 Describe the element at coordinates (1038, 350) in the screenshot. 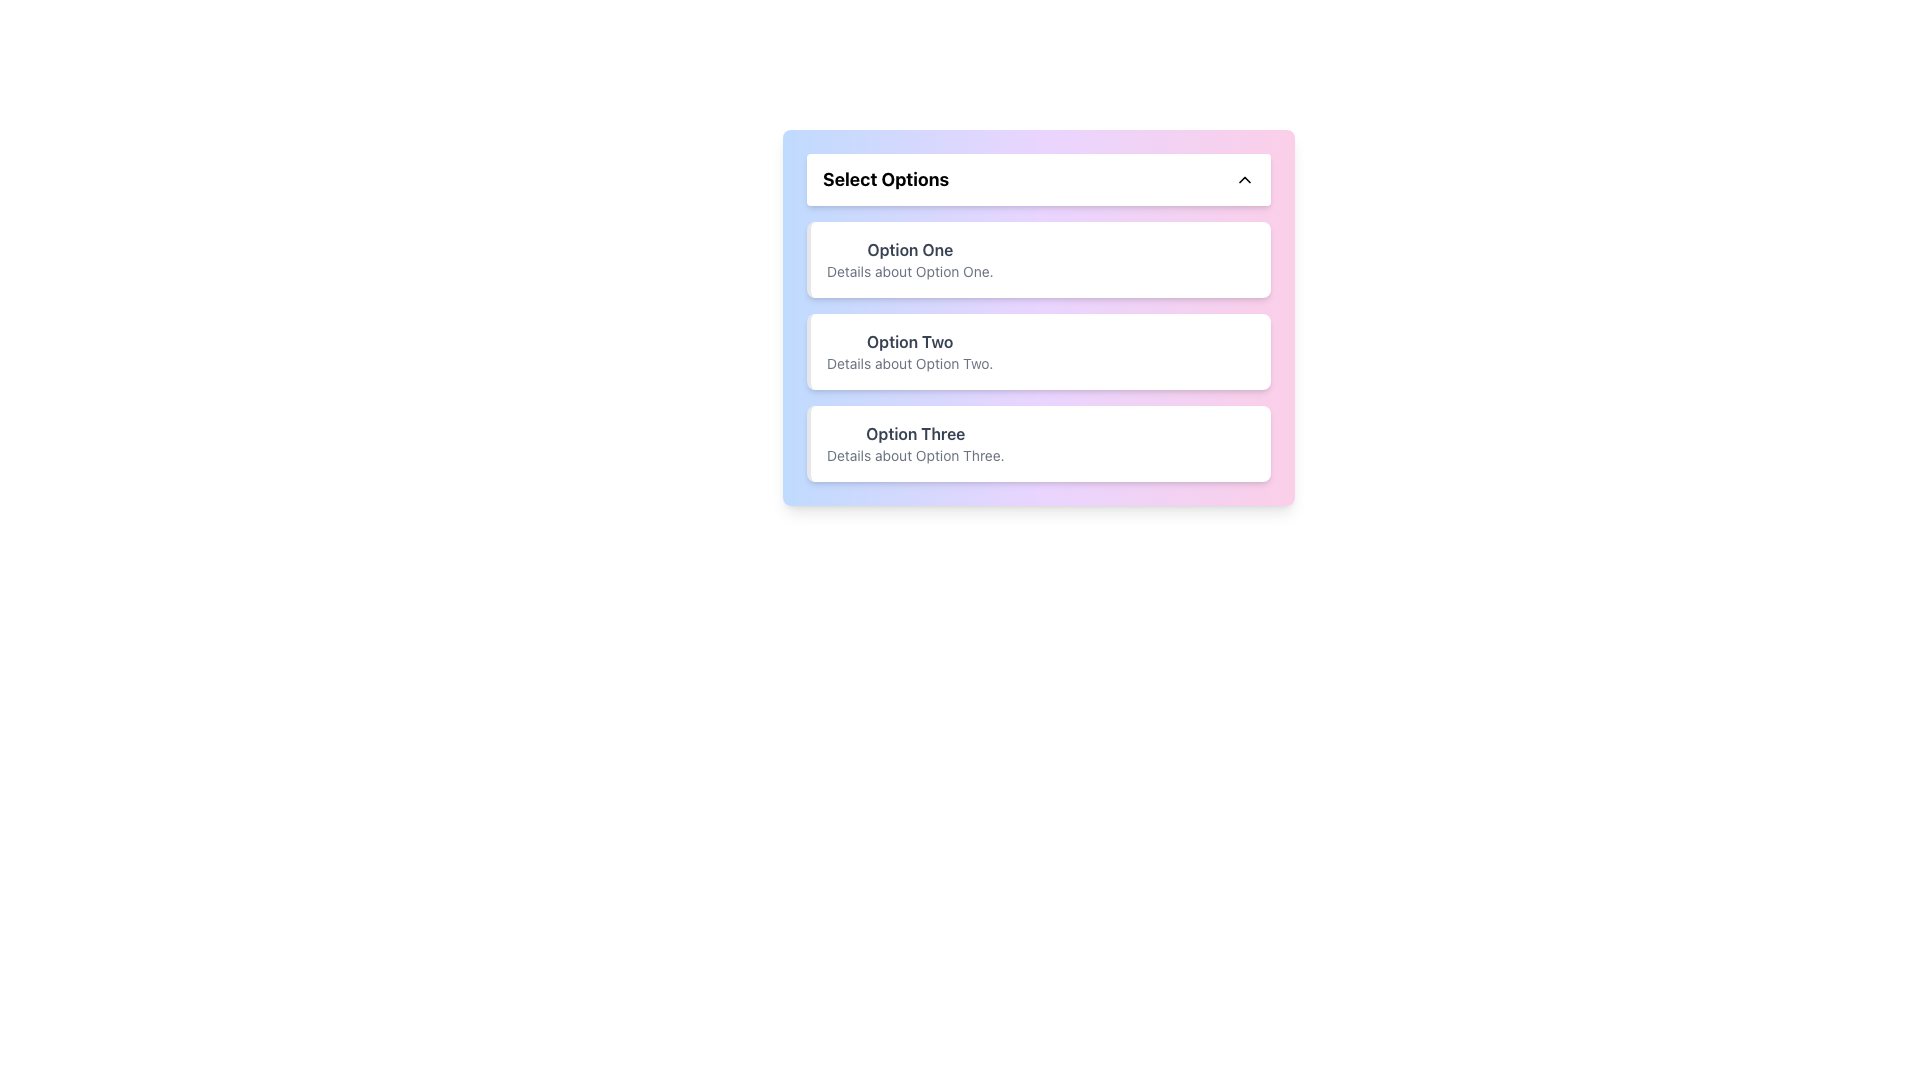

I see `the 'Option Two' card in the selection list` at that location.